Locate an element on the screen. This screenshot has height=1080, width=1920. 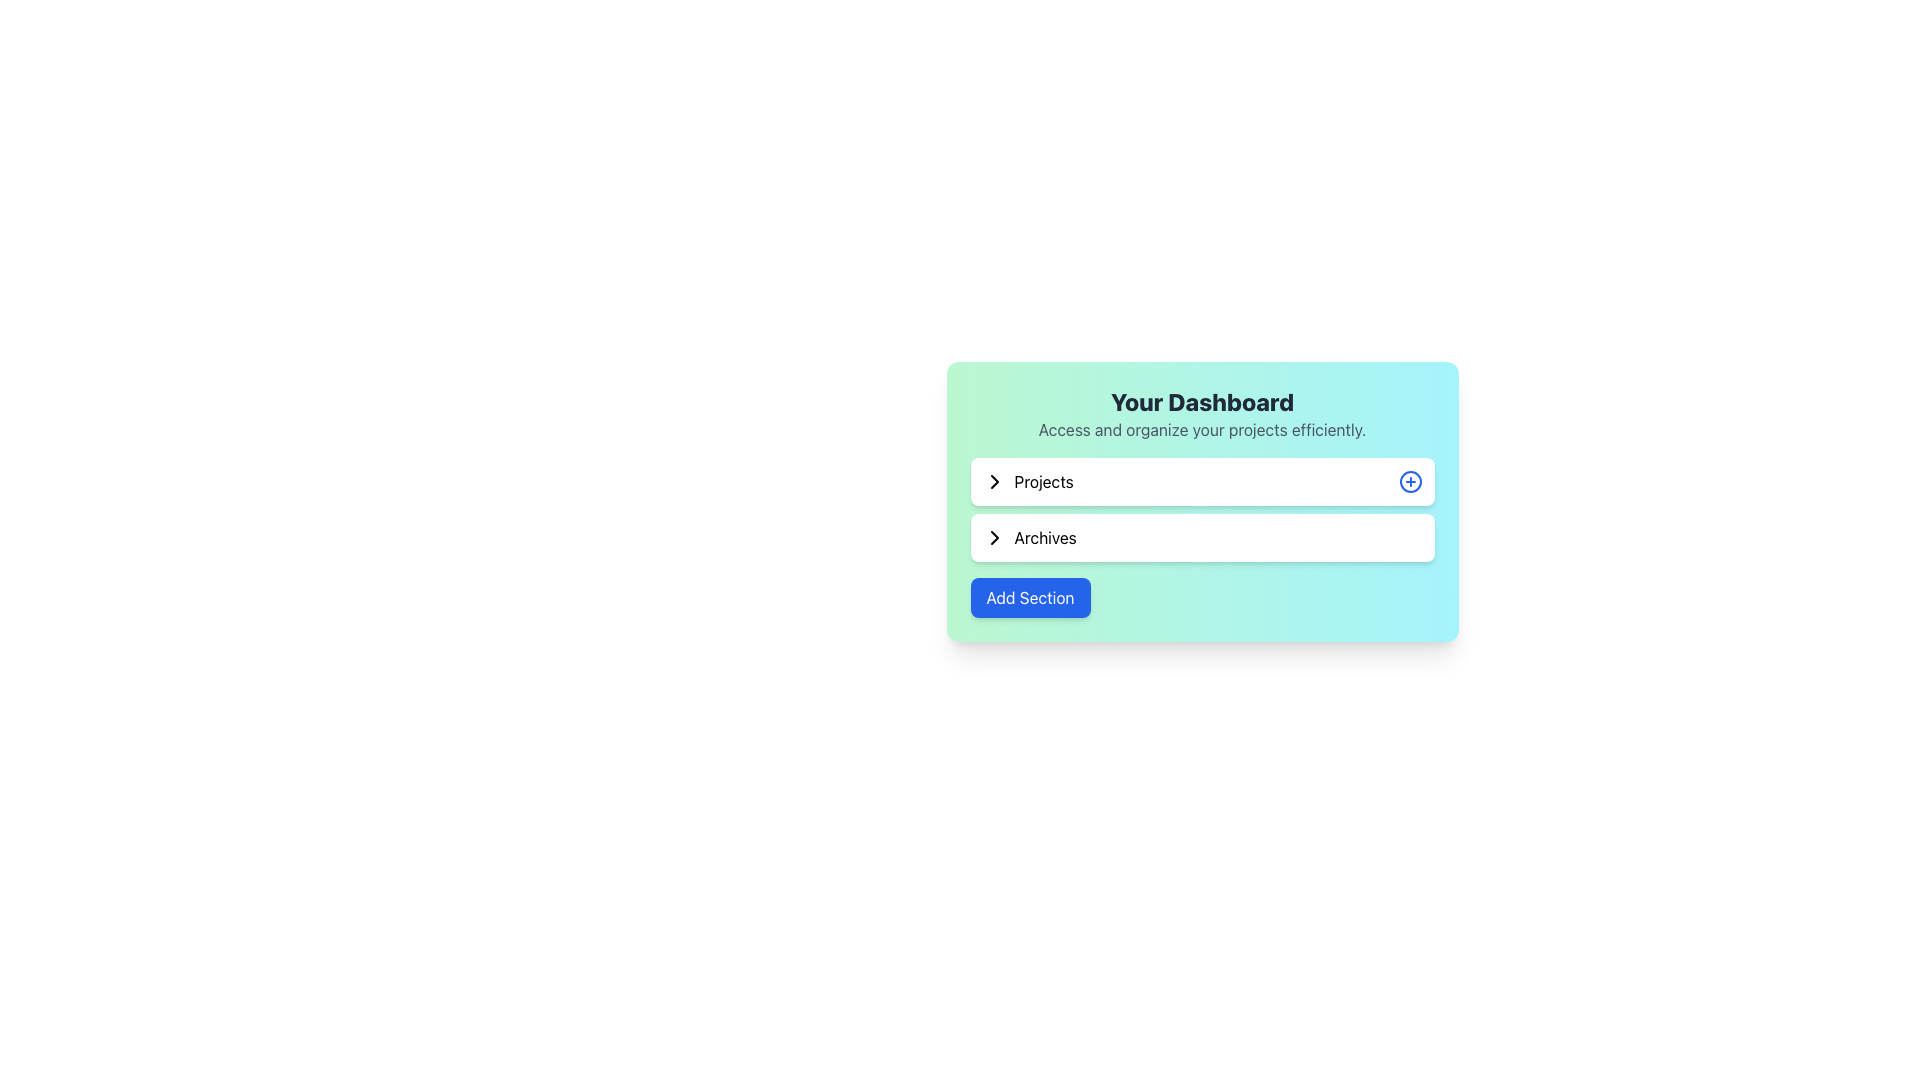
the icon located in the top-right corner of the 'Projects' section is located at coordinates (1409, 482).